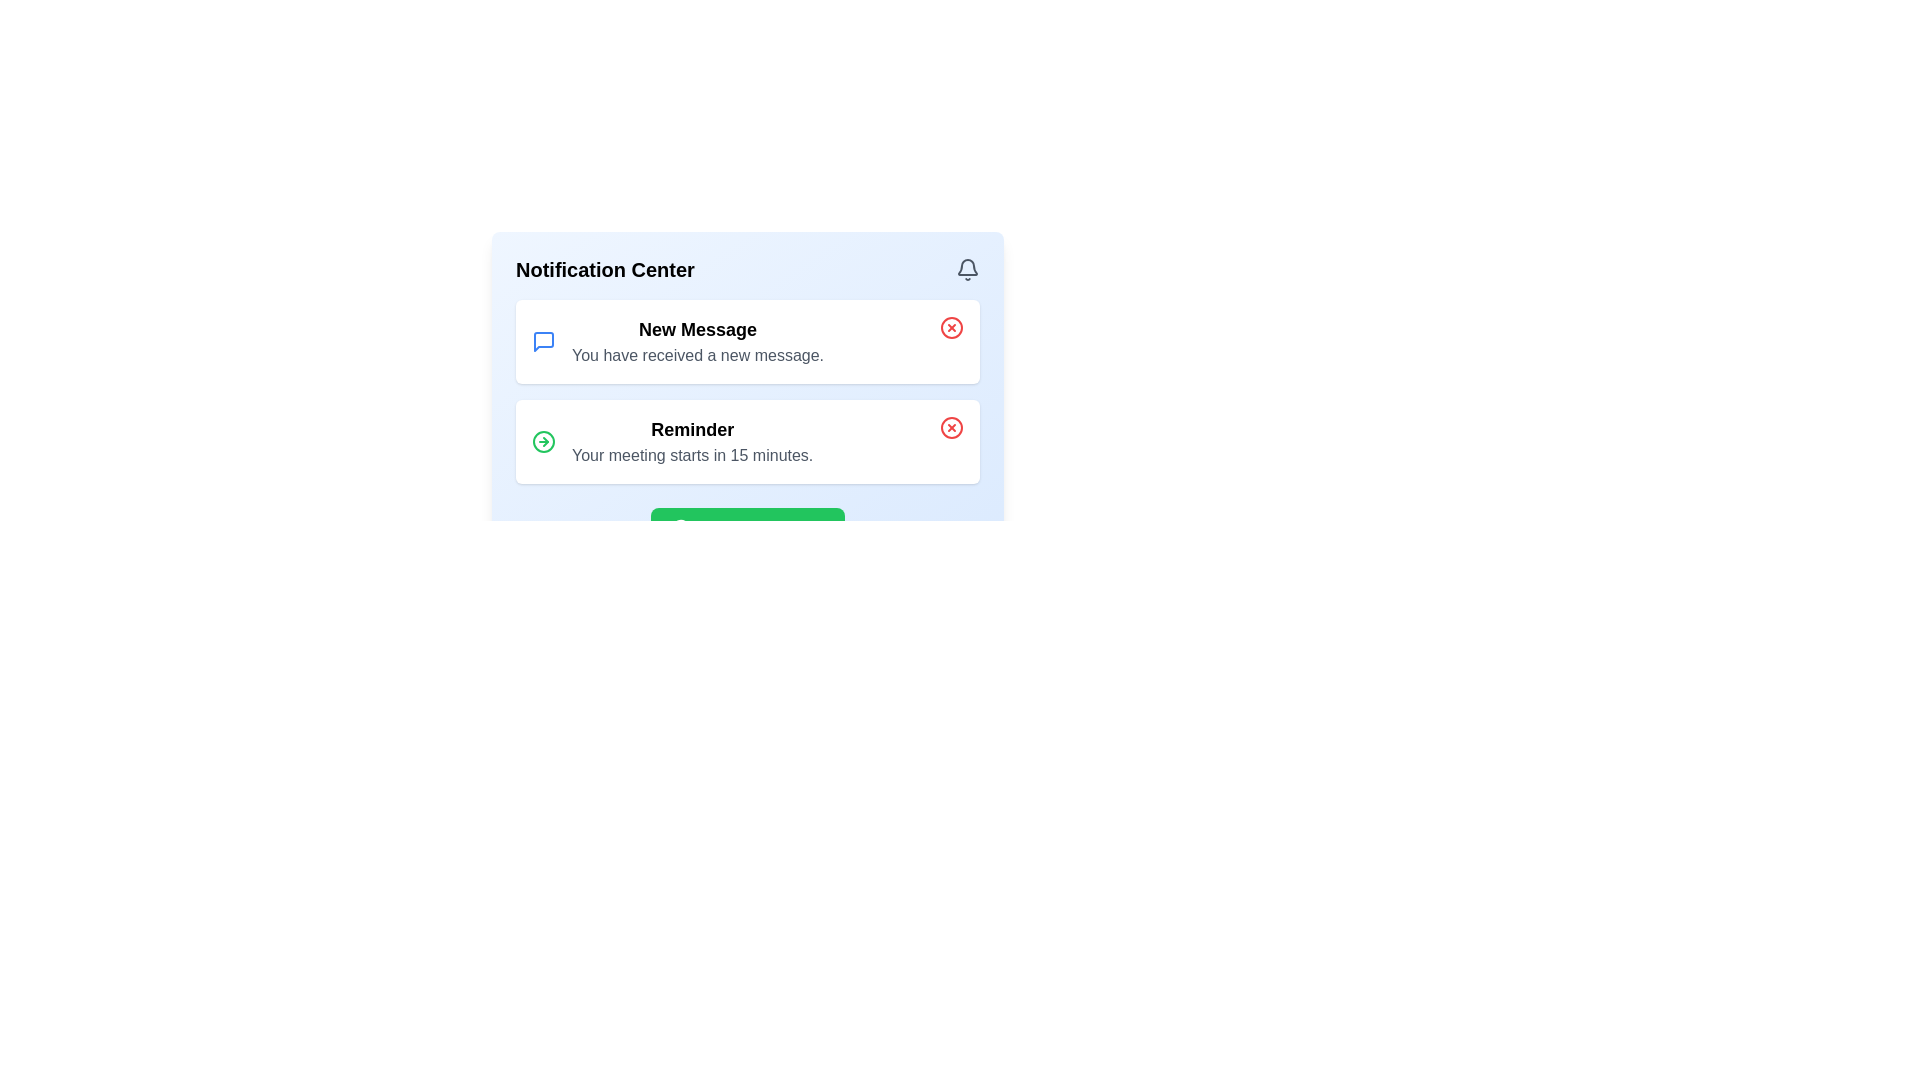 The width and height of the screenshot is (1920, 1080). Describe the element at coordinates (697, 354) in the screenshot. I see `the descriptive text element providing additional details about the 'New Message' notification, which is located directly below the 'New Message' text and to the right of the blue speech bubble icon in the Notification Center` at that location.